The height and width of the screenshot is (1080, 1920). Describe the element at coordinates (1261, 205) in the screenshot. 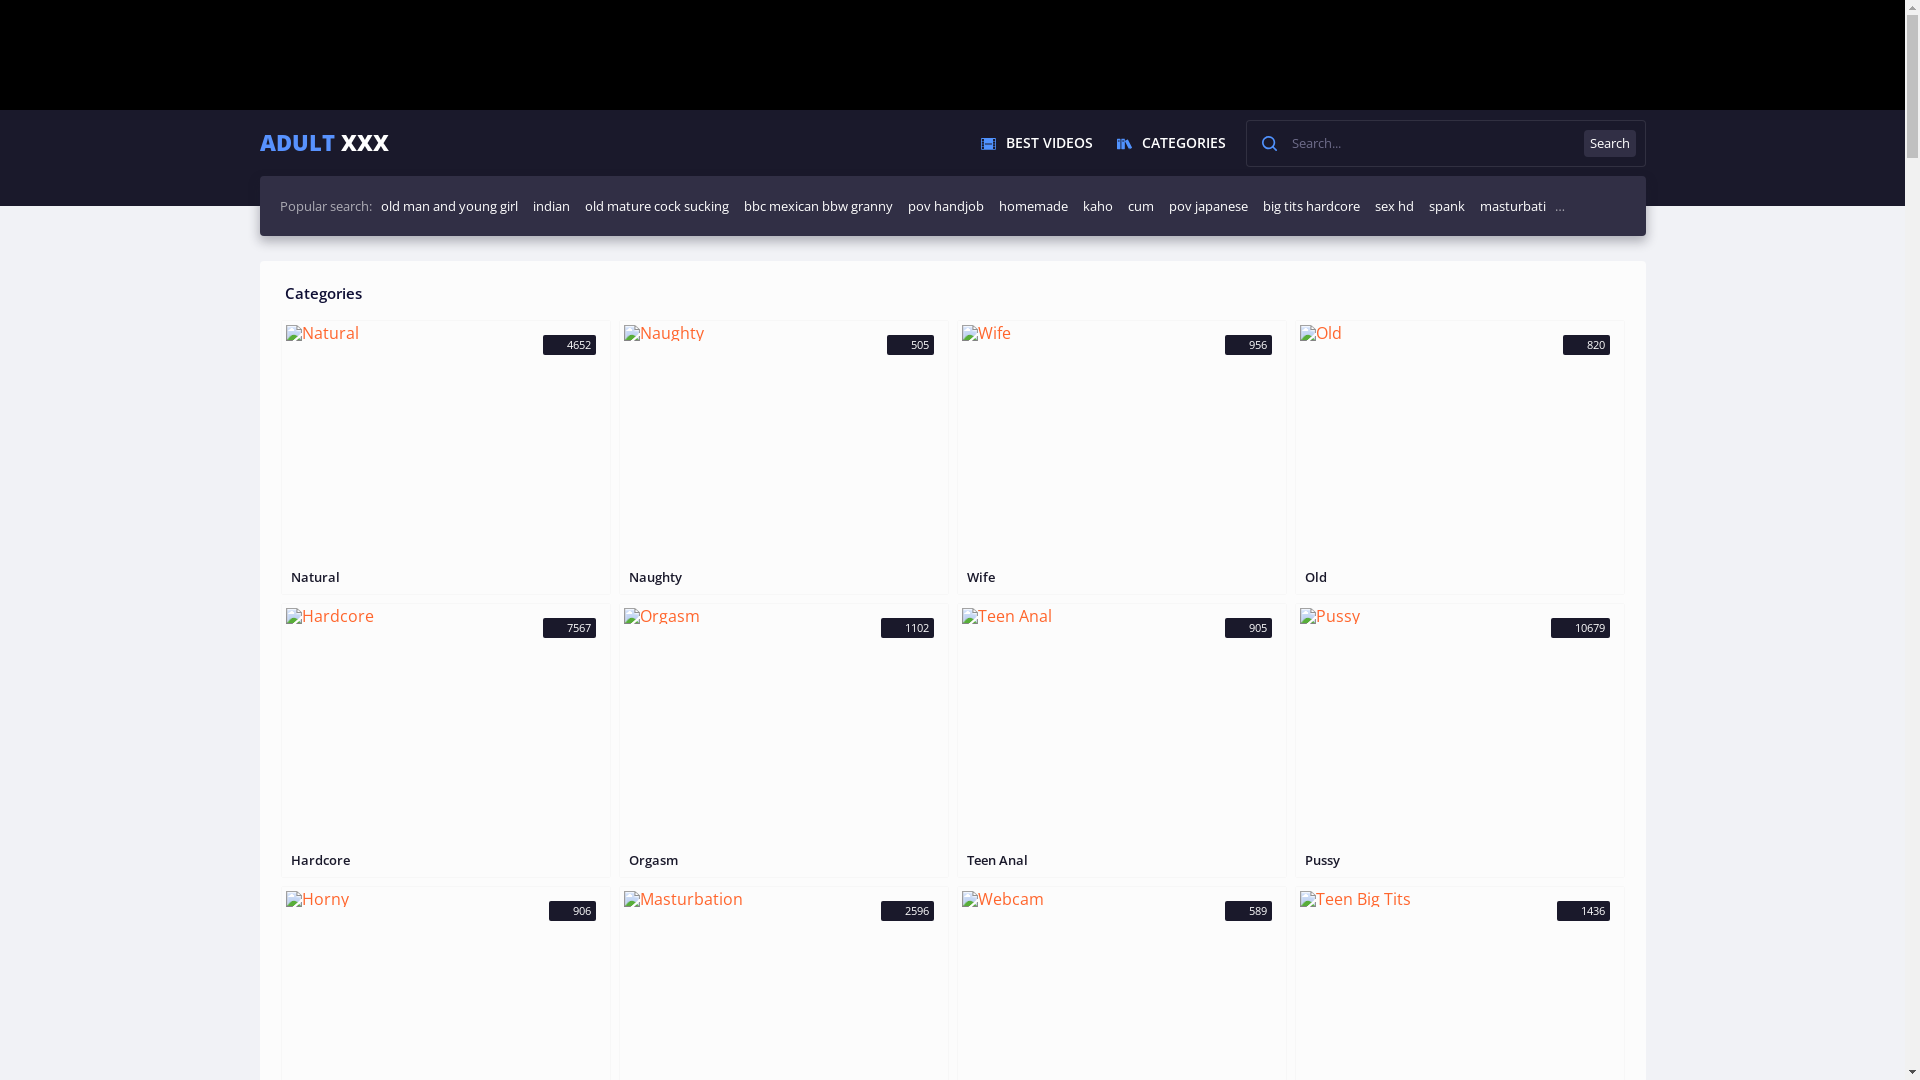

I see `'big tits hardcore'` at that location.